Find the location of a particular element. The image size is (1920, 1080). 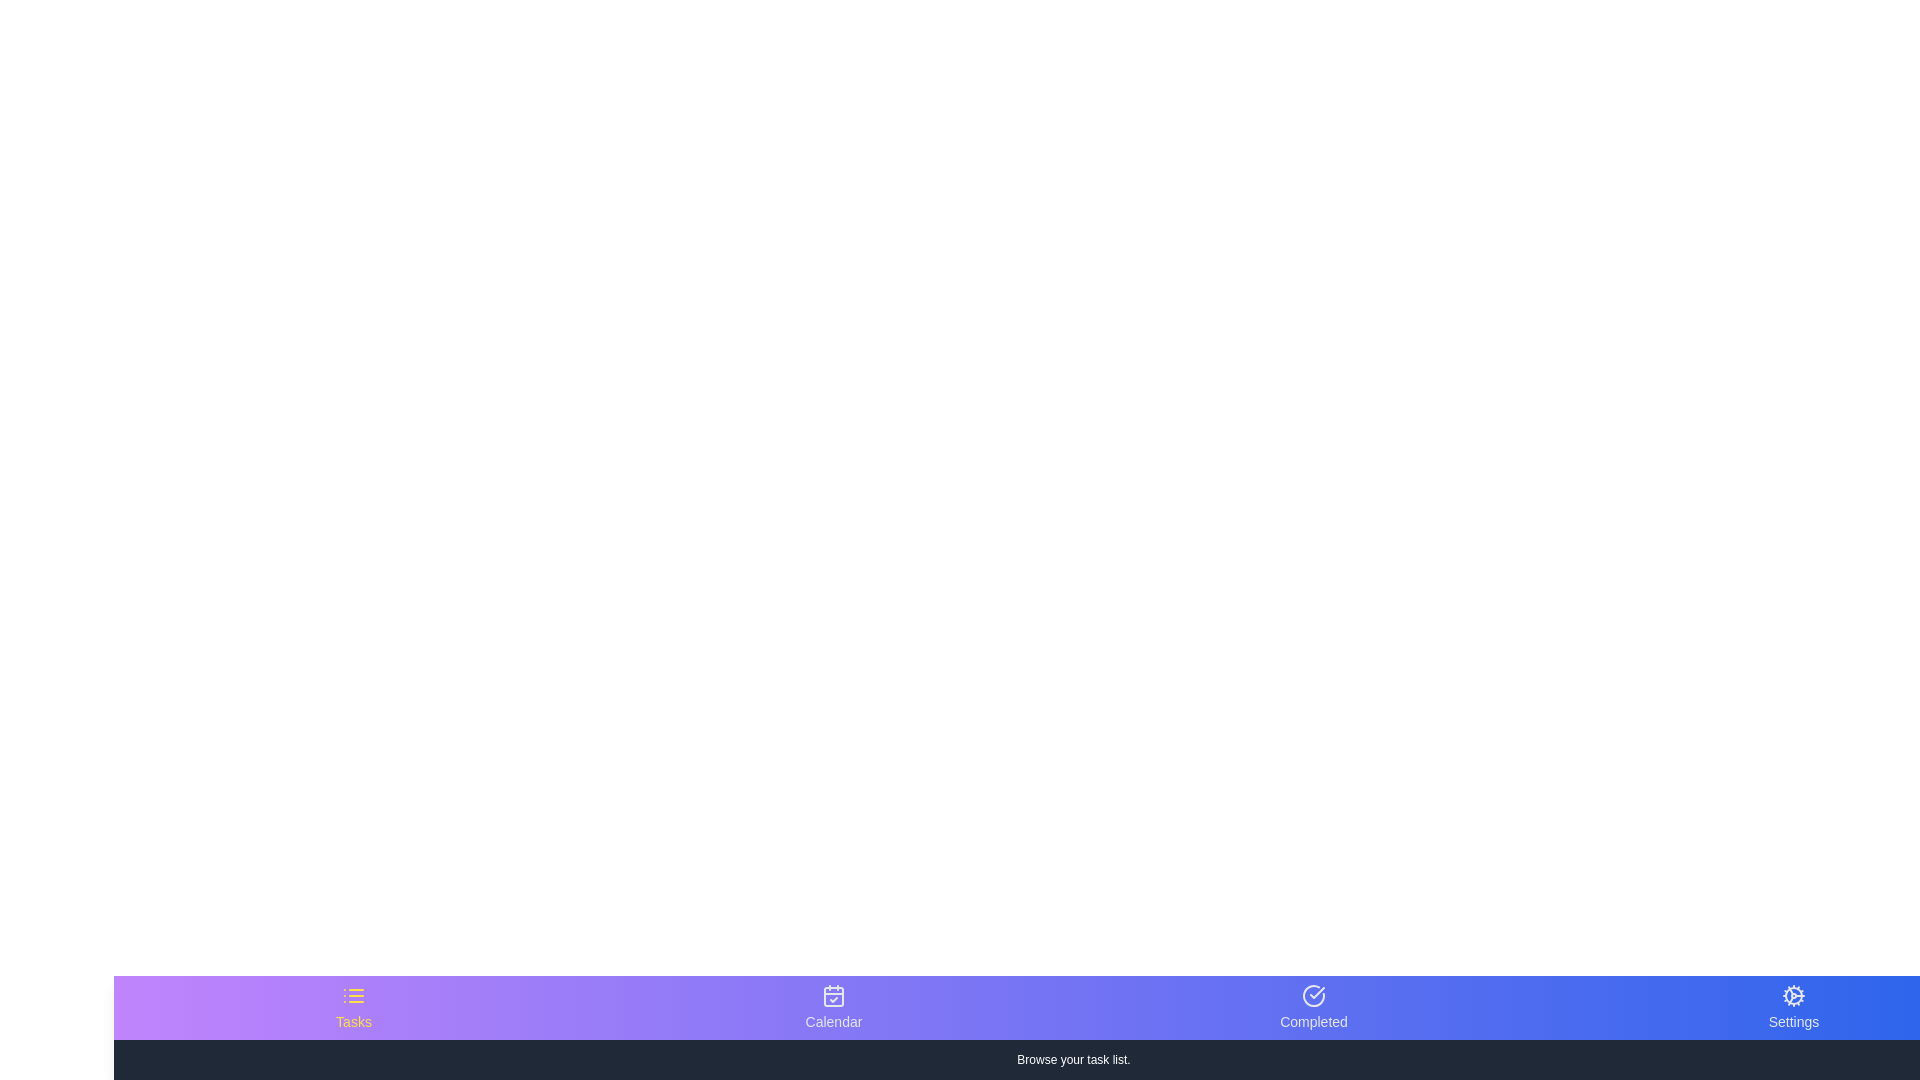

the Calendar tab is located at coordinates (834, 1007).